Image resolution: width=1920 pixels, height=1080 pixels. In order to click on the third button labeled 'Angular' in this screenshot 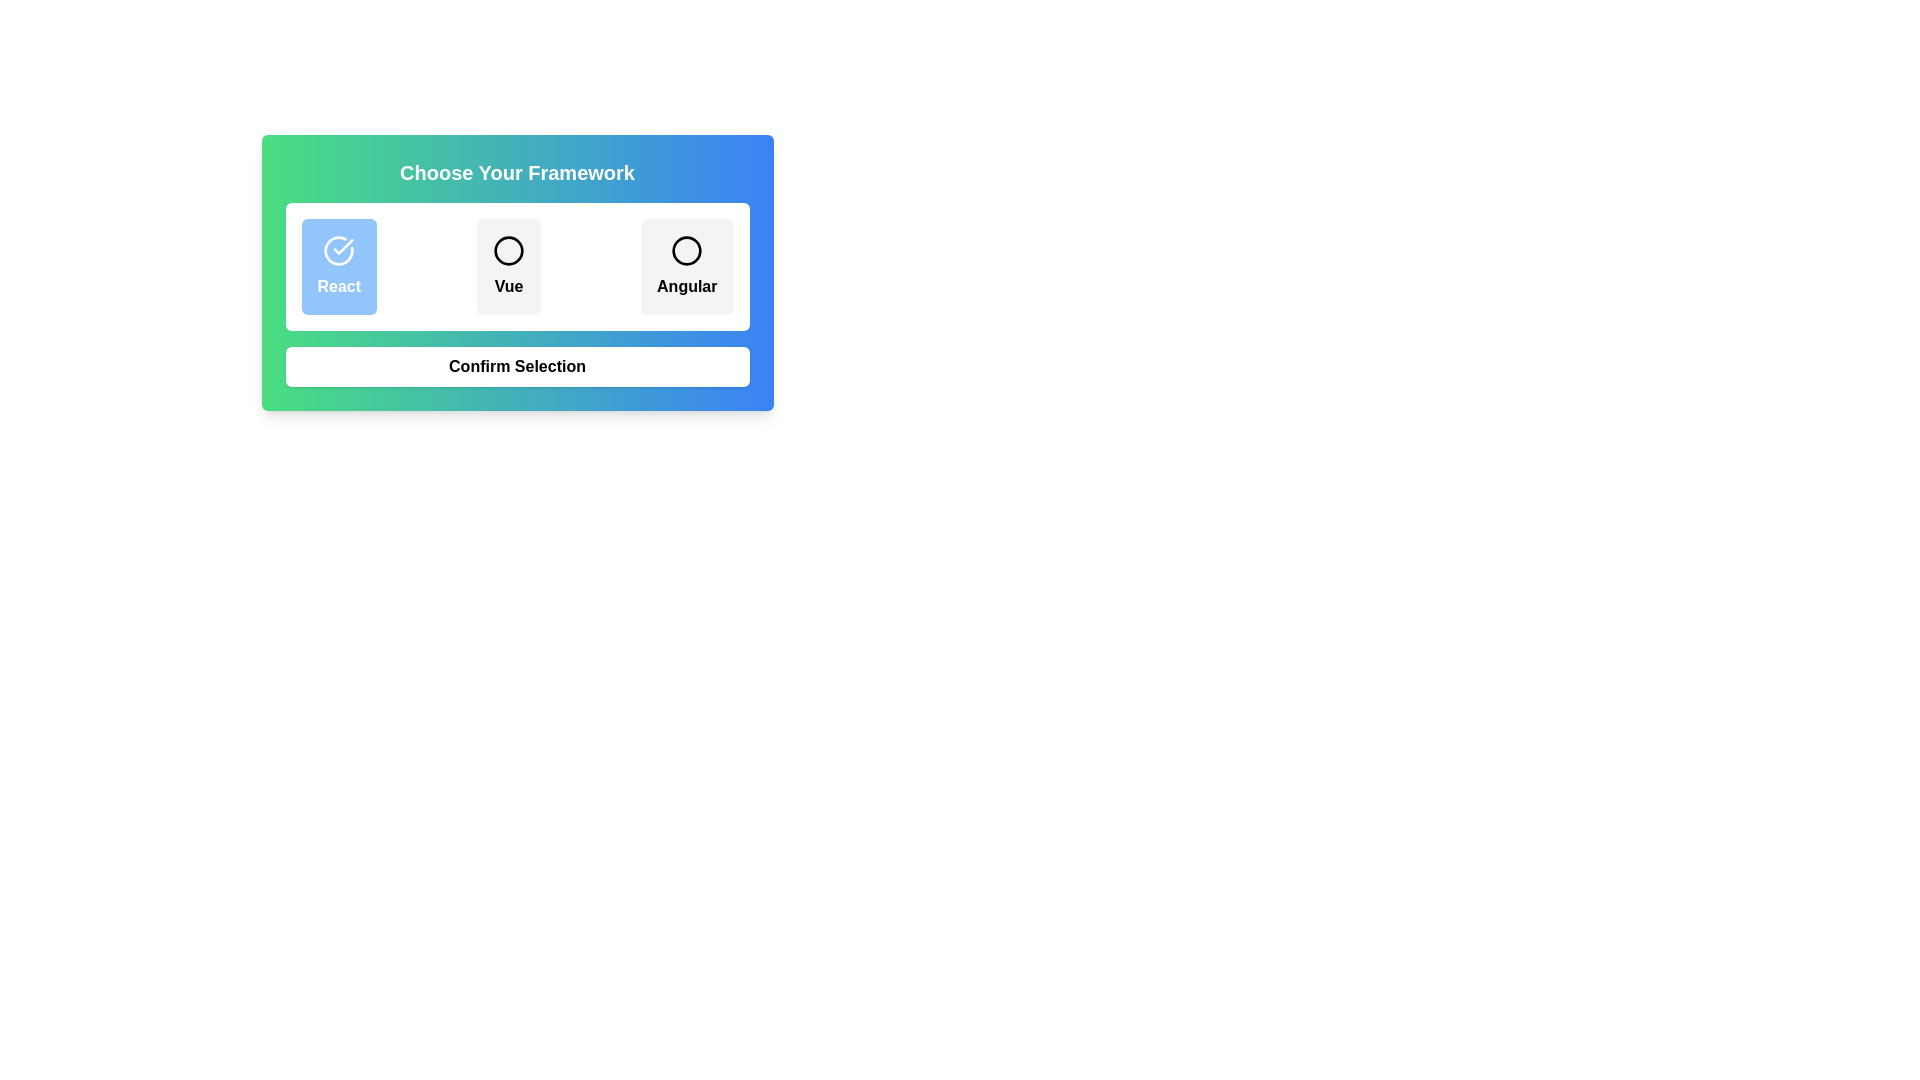, I will do `click(687, 265)`.